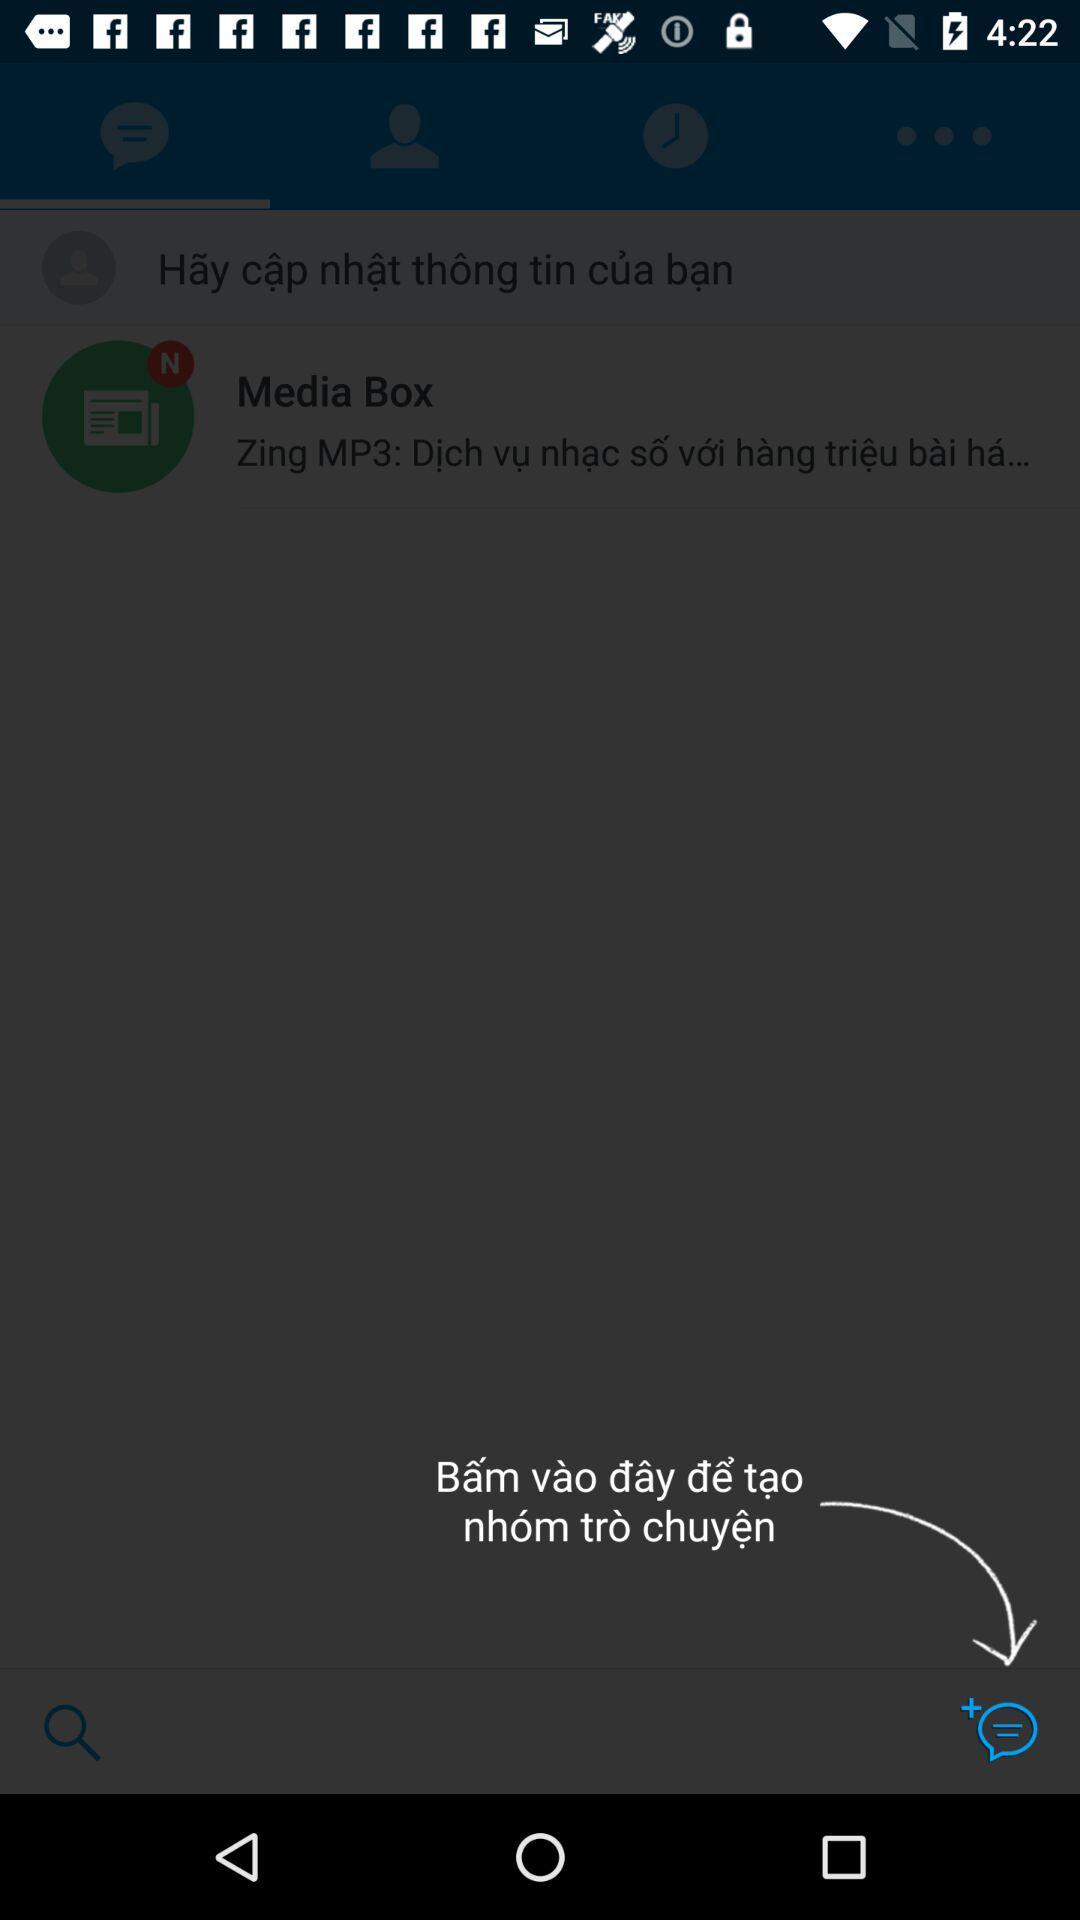 This screenshot has width=1080, height=1920. I want to click on the chat icon, so click(999, 1730).